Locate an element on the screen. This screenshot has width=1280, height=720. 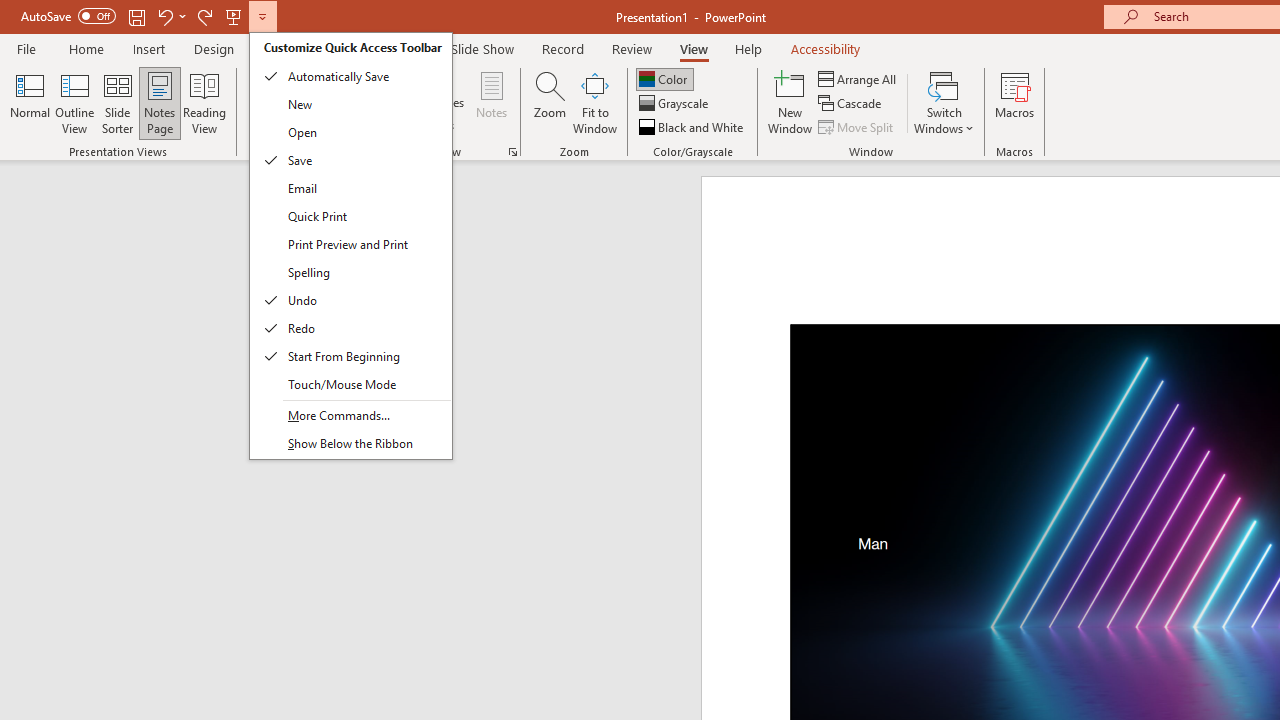
'Color' is located at coordinates (664, 78).